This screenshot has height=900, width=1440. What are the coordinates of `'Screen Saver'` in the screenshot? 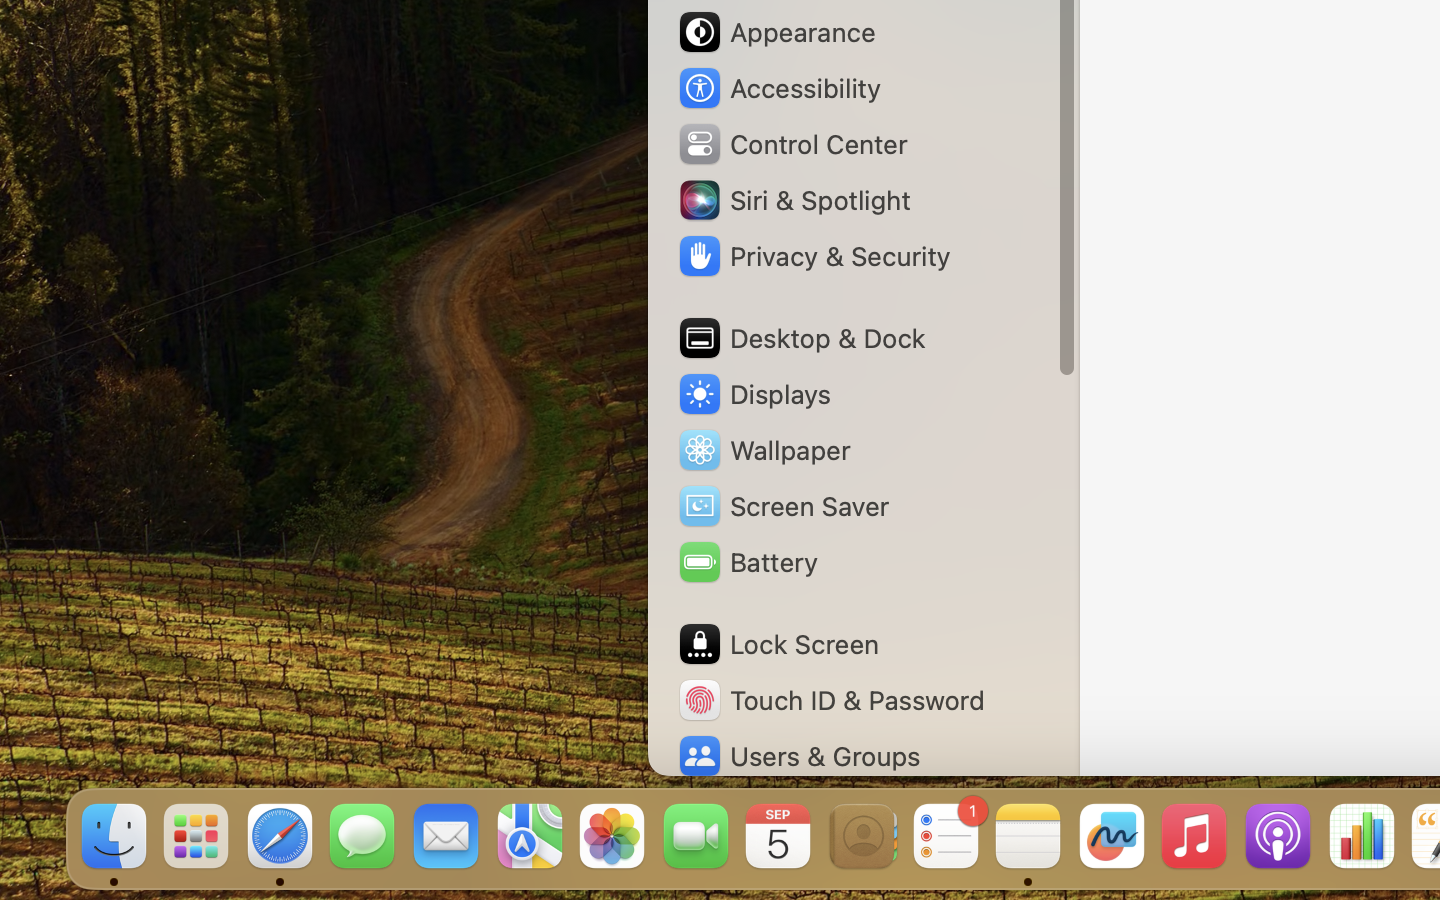 It's located at (782, 504).